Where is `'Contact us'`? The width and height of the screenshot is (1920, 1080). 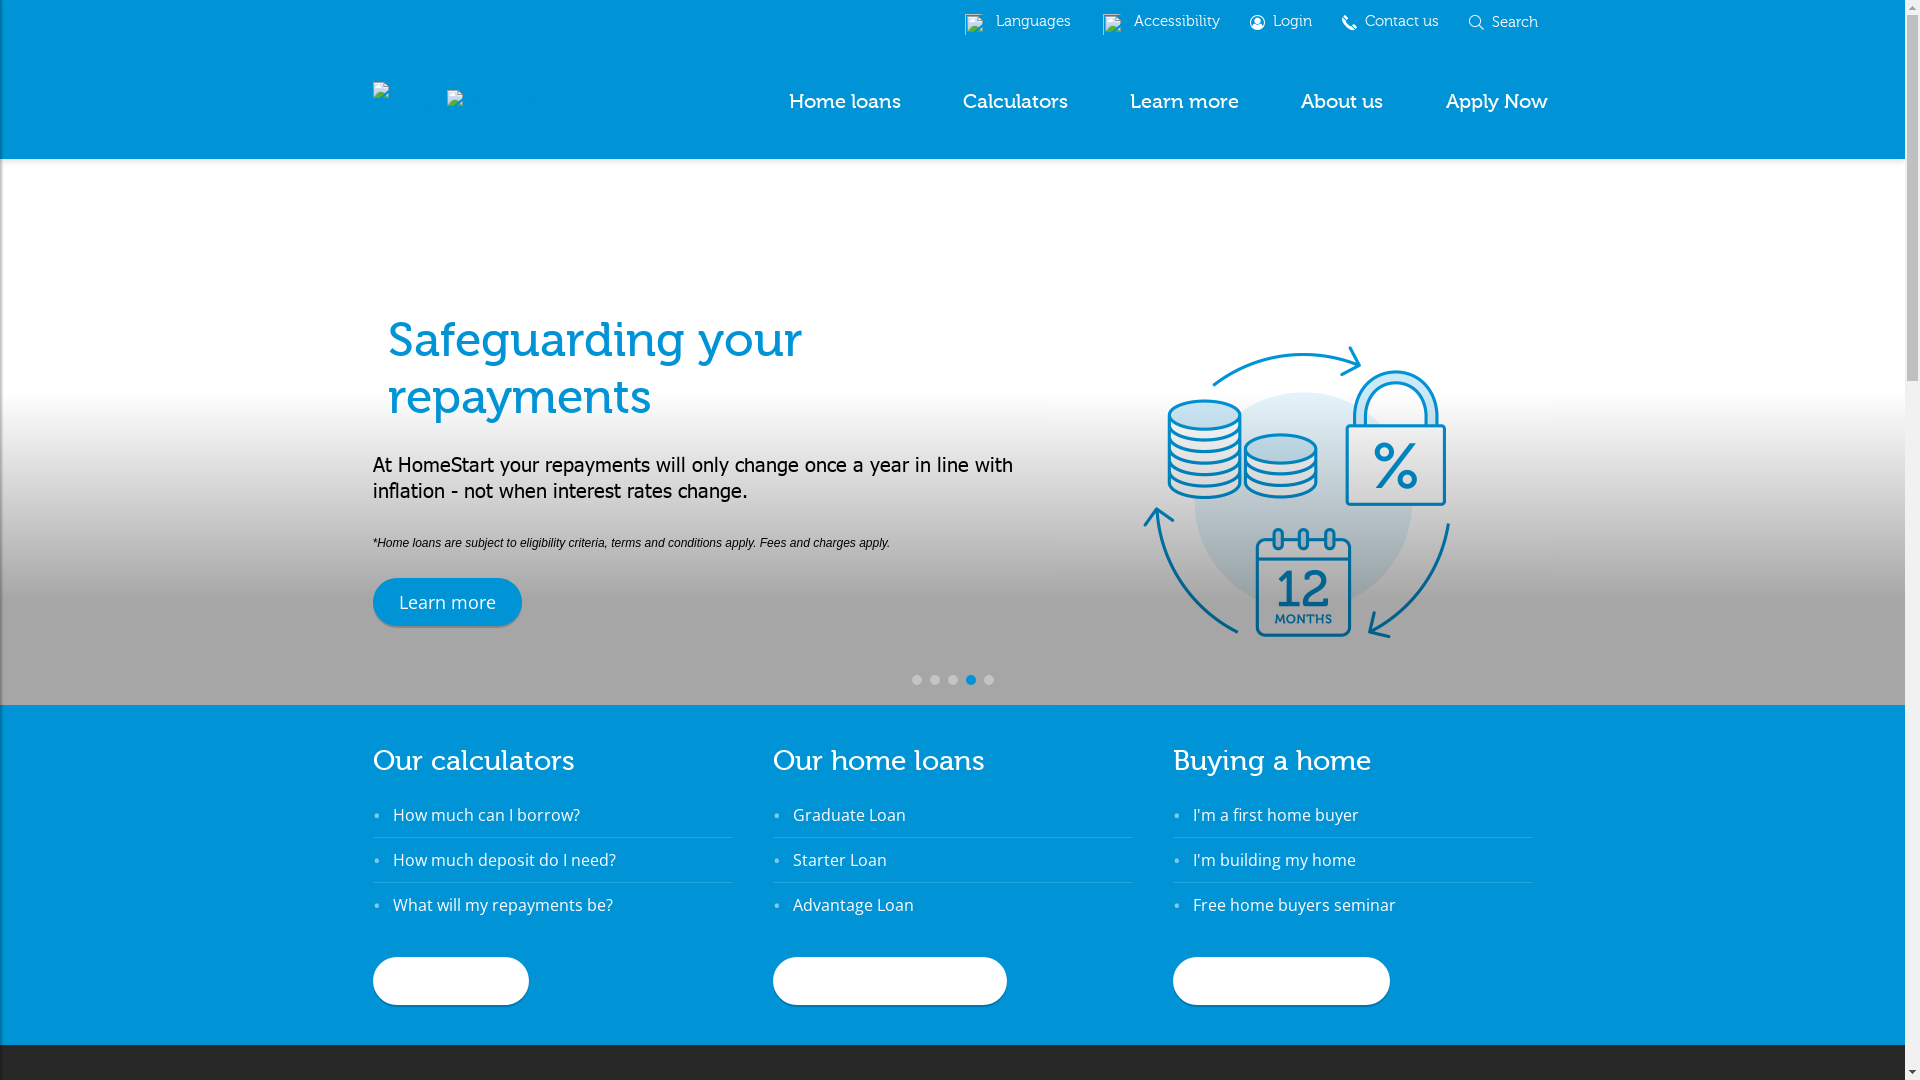 'Contact us' is located at coordinates (1388, 22).